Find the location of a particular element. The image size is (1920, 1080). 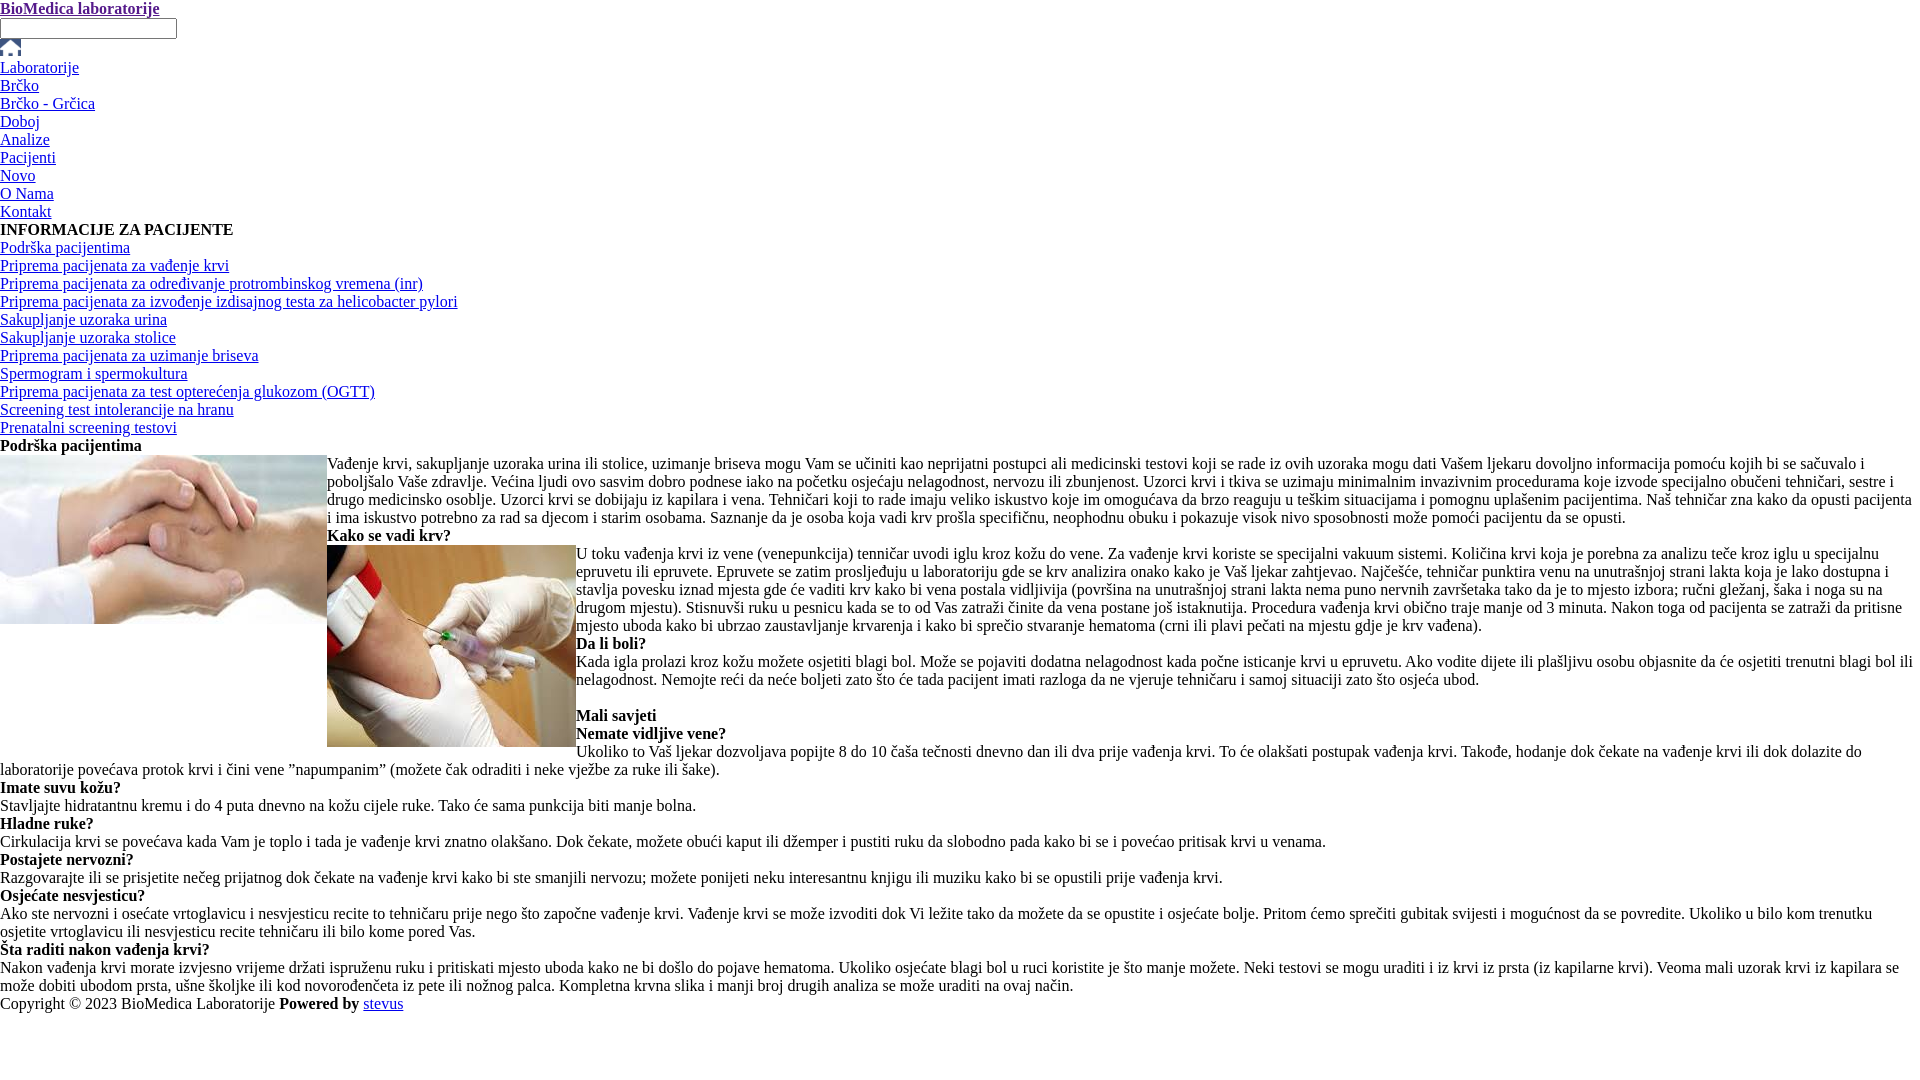

'Novo' is located at coordinates (18, 174).